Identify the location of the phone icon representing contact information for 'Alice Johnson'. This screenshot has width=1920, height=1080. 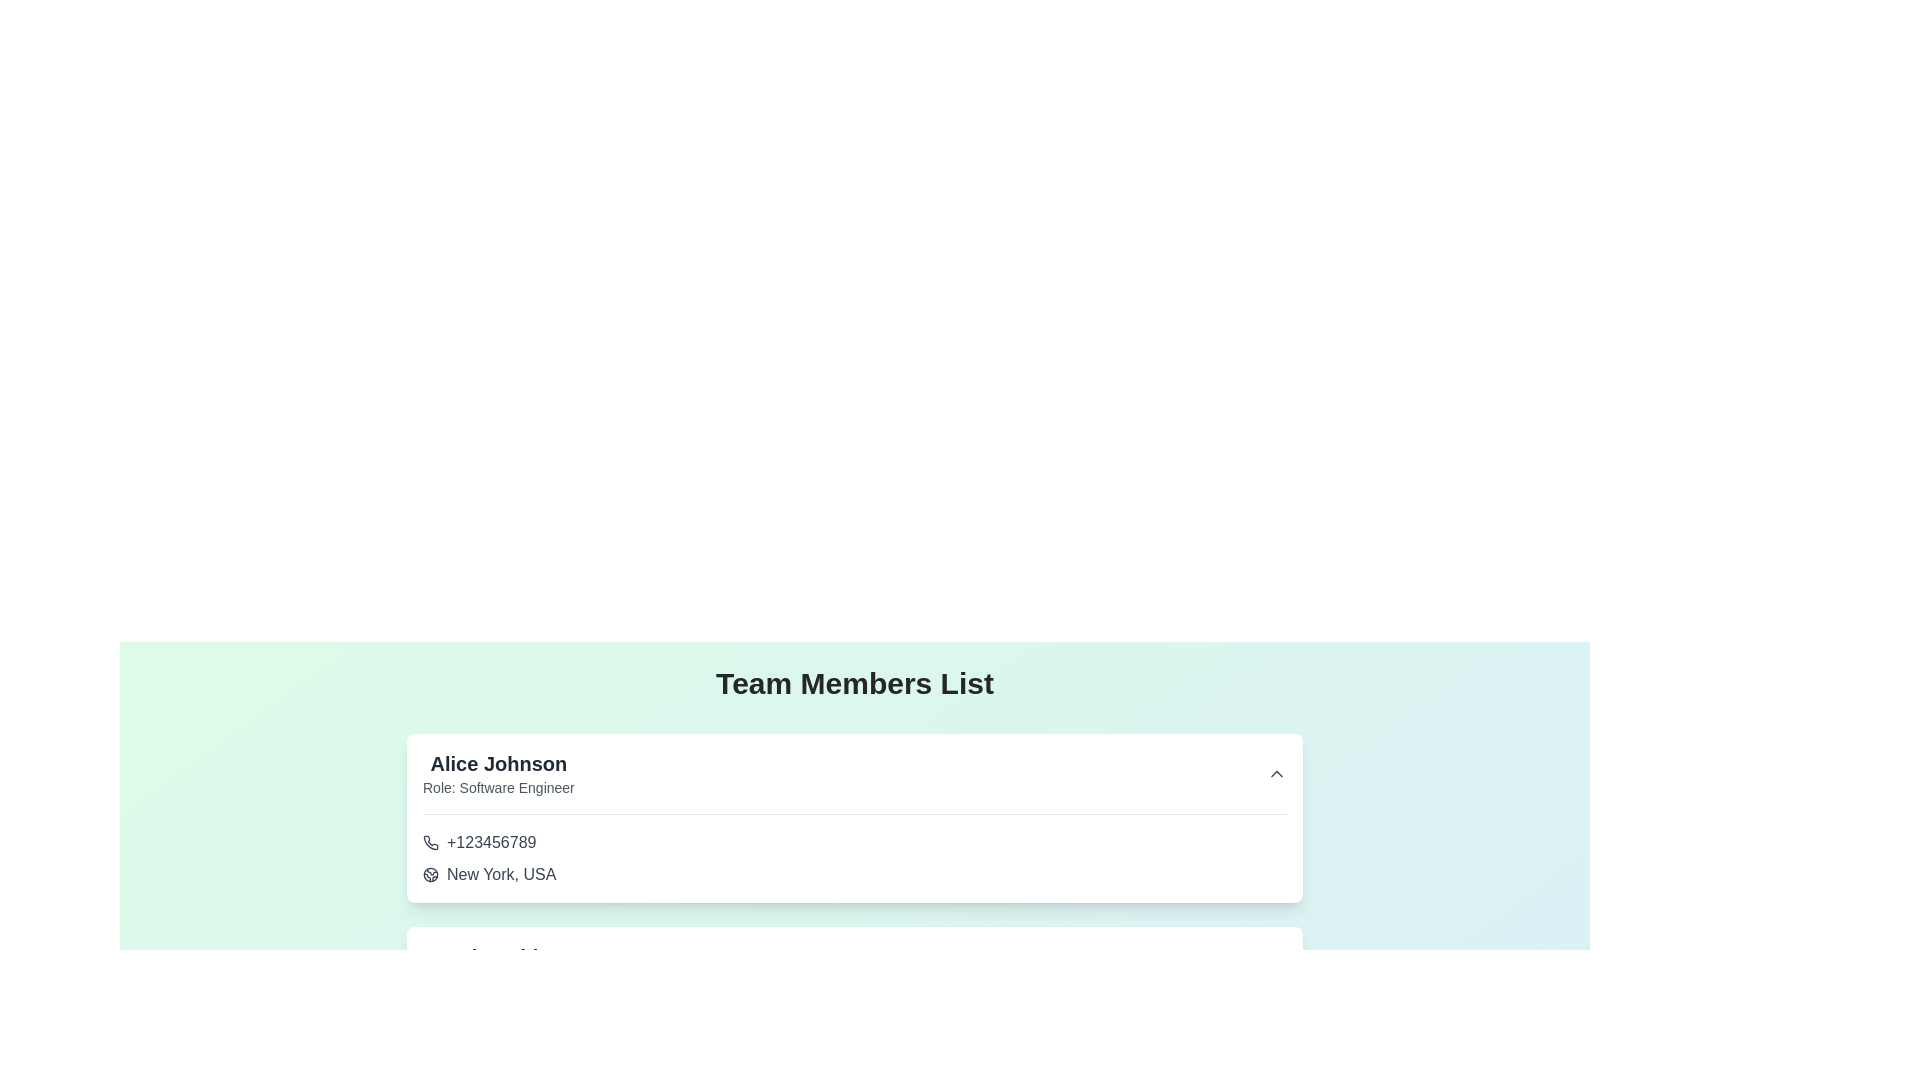
(430, 842).